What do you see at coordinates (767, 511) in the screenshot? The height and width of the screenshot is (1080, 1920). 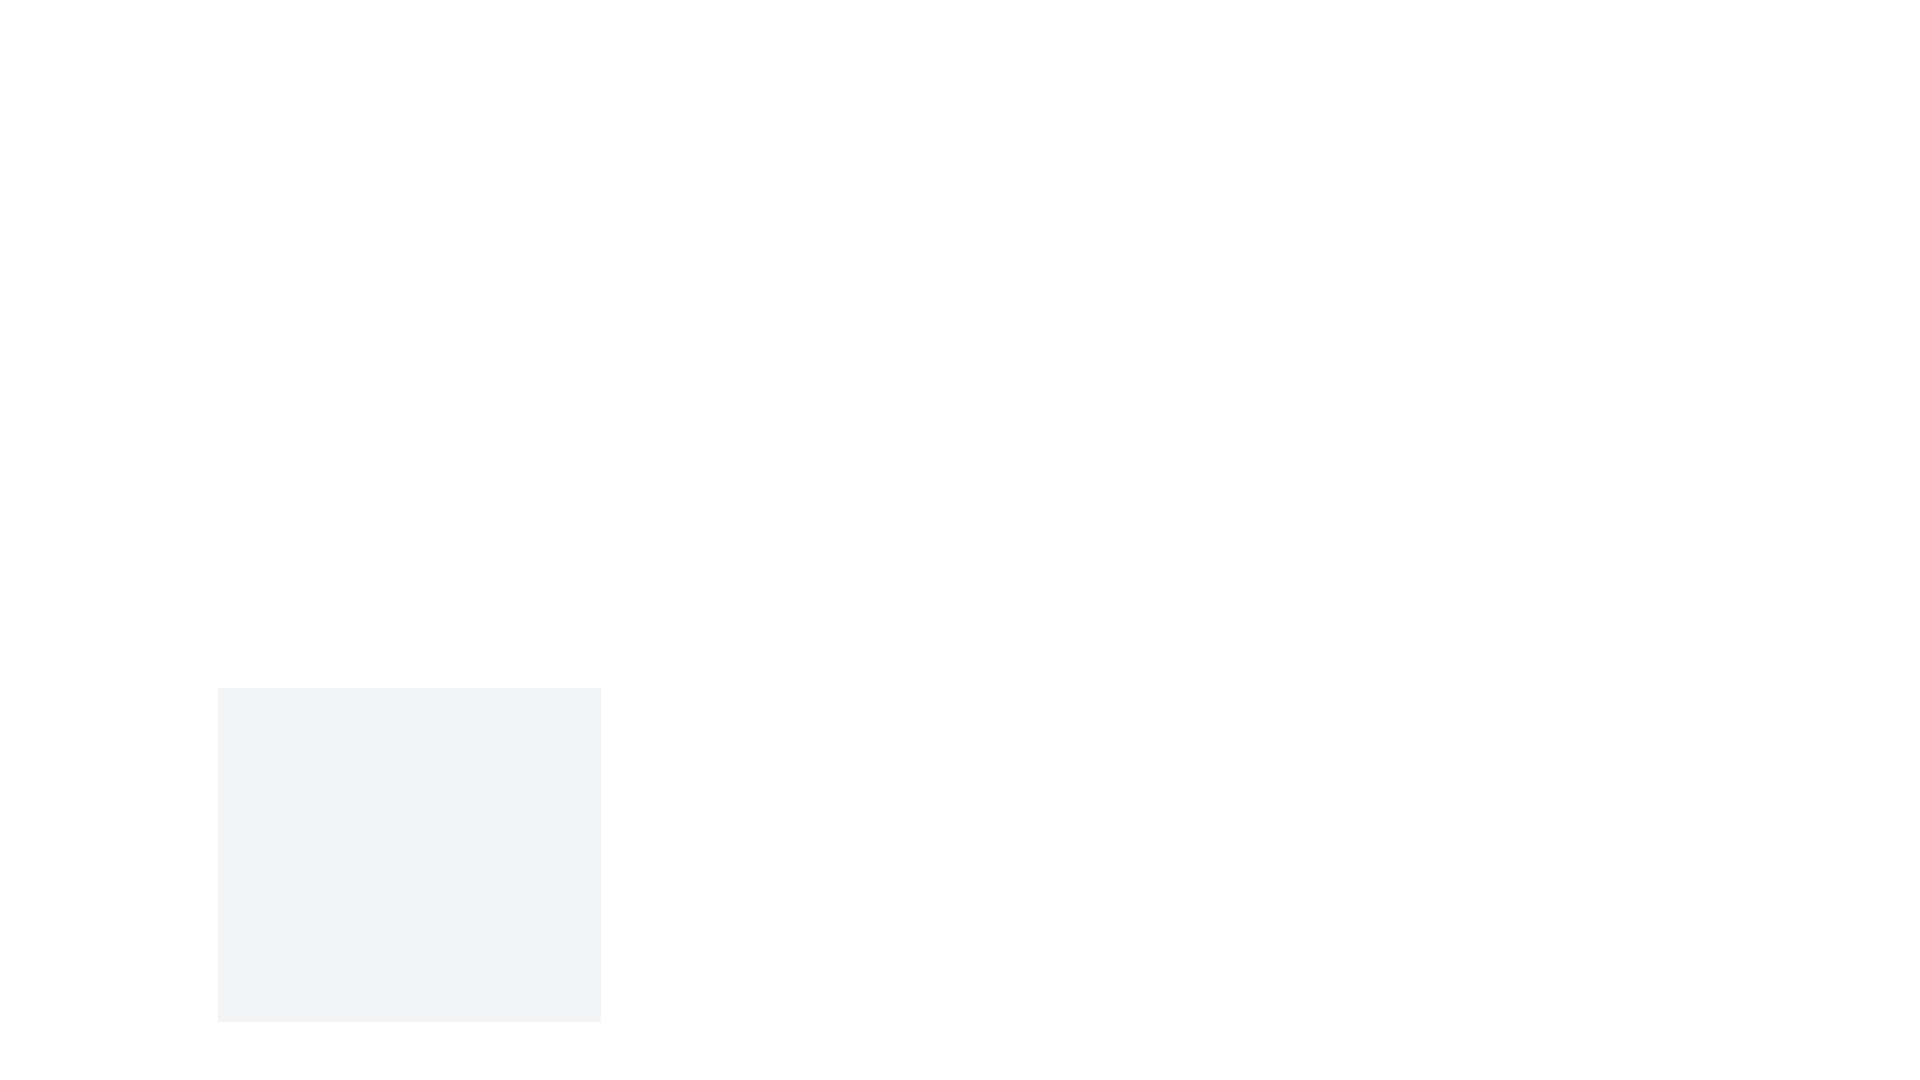 I see `the background to dismiss the dialog` at bounding box center [767, 511].